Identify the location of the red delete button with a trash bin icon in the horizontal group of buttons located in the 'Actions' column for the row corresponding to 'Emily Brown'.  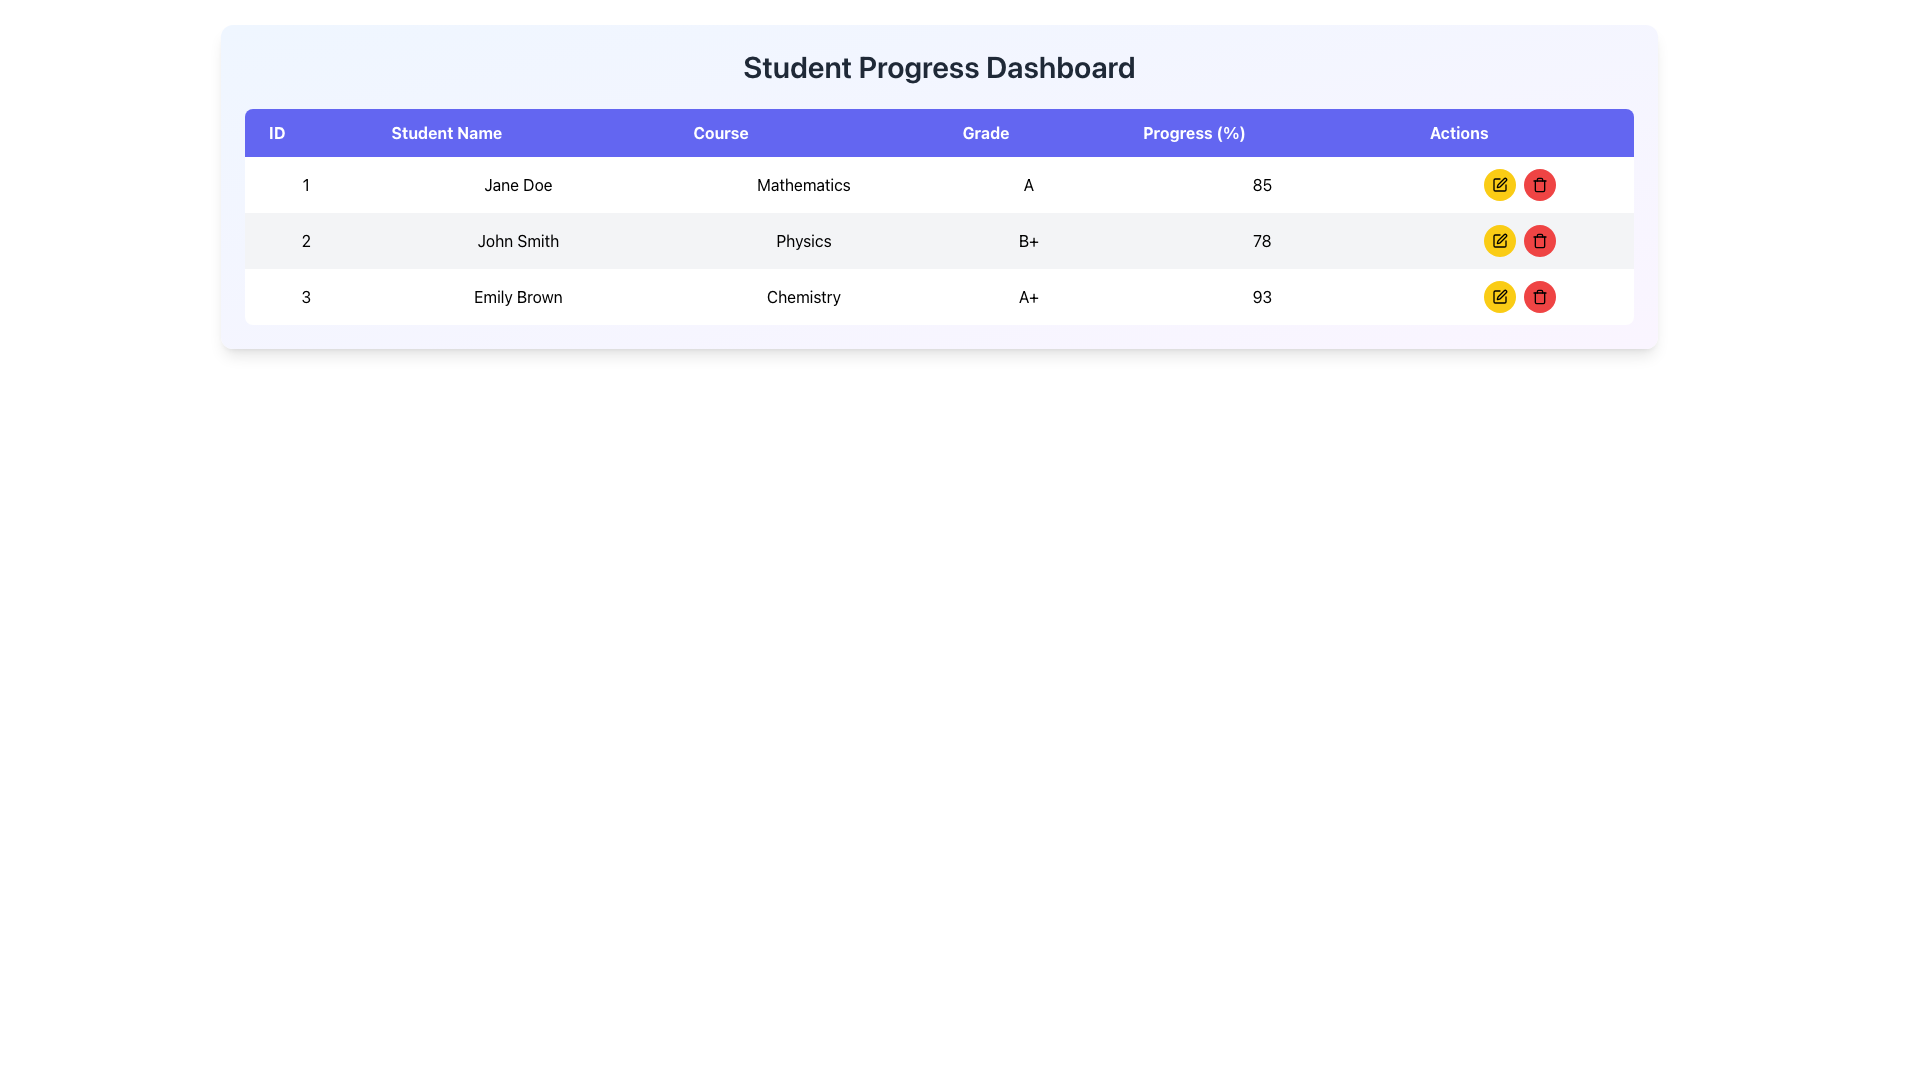
(1519, 297).